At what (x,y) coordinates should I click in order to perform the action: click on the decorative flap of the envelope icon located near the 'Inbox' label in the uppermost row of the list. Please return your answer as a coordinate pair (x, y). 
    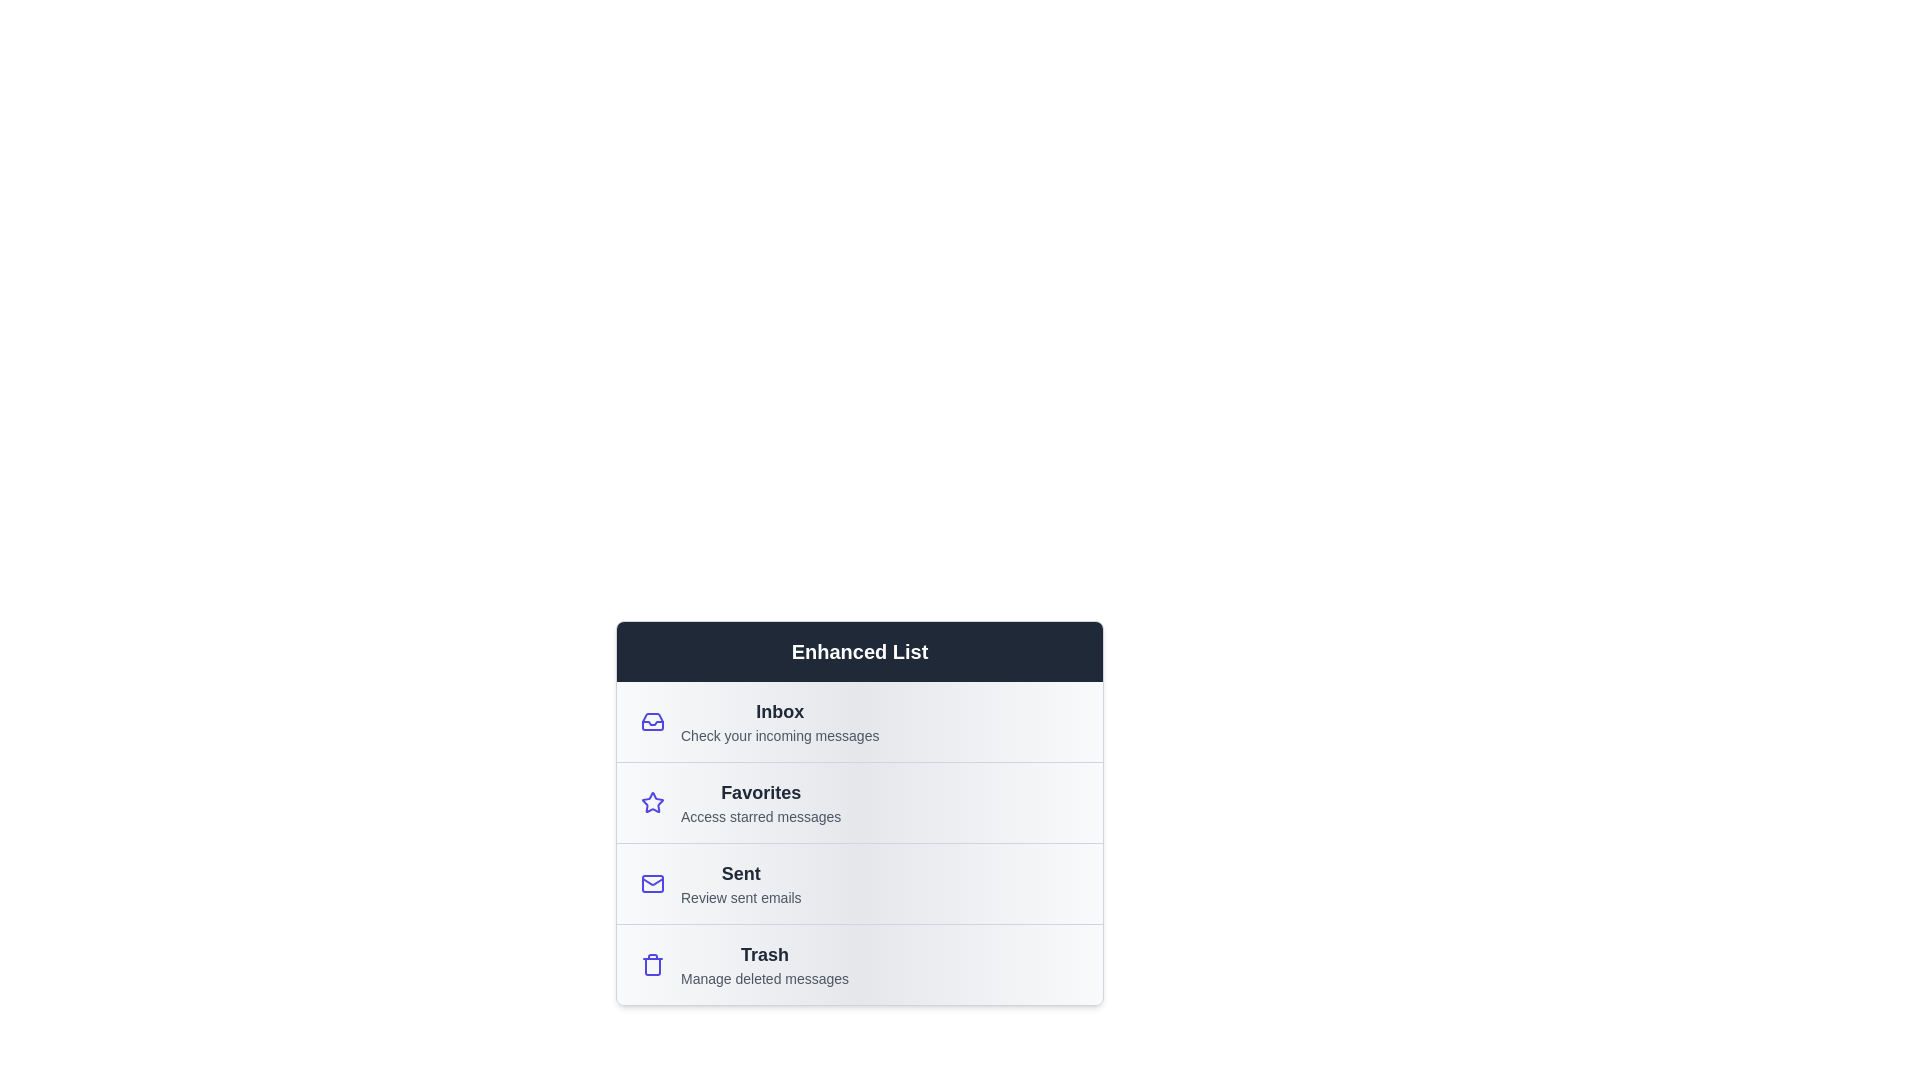
    Looking at the image, I should click on (652, 879).